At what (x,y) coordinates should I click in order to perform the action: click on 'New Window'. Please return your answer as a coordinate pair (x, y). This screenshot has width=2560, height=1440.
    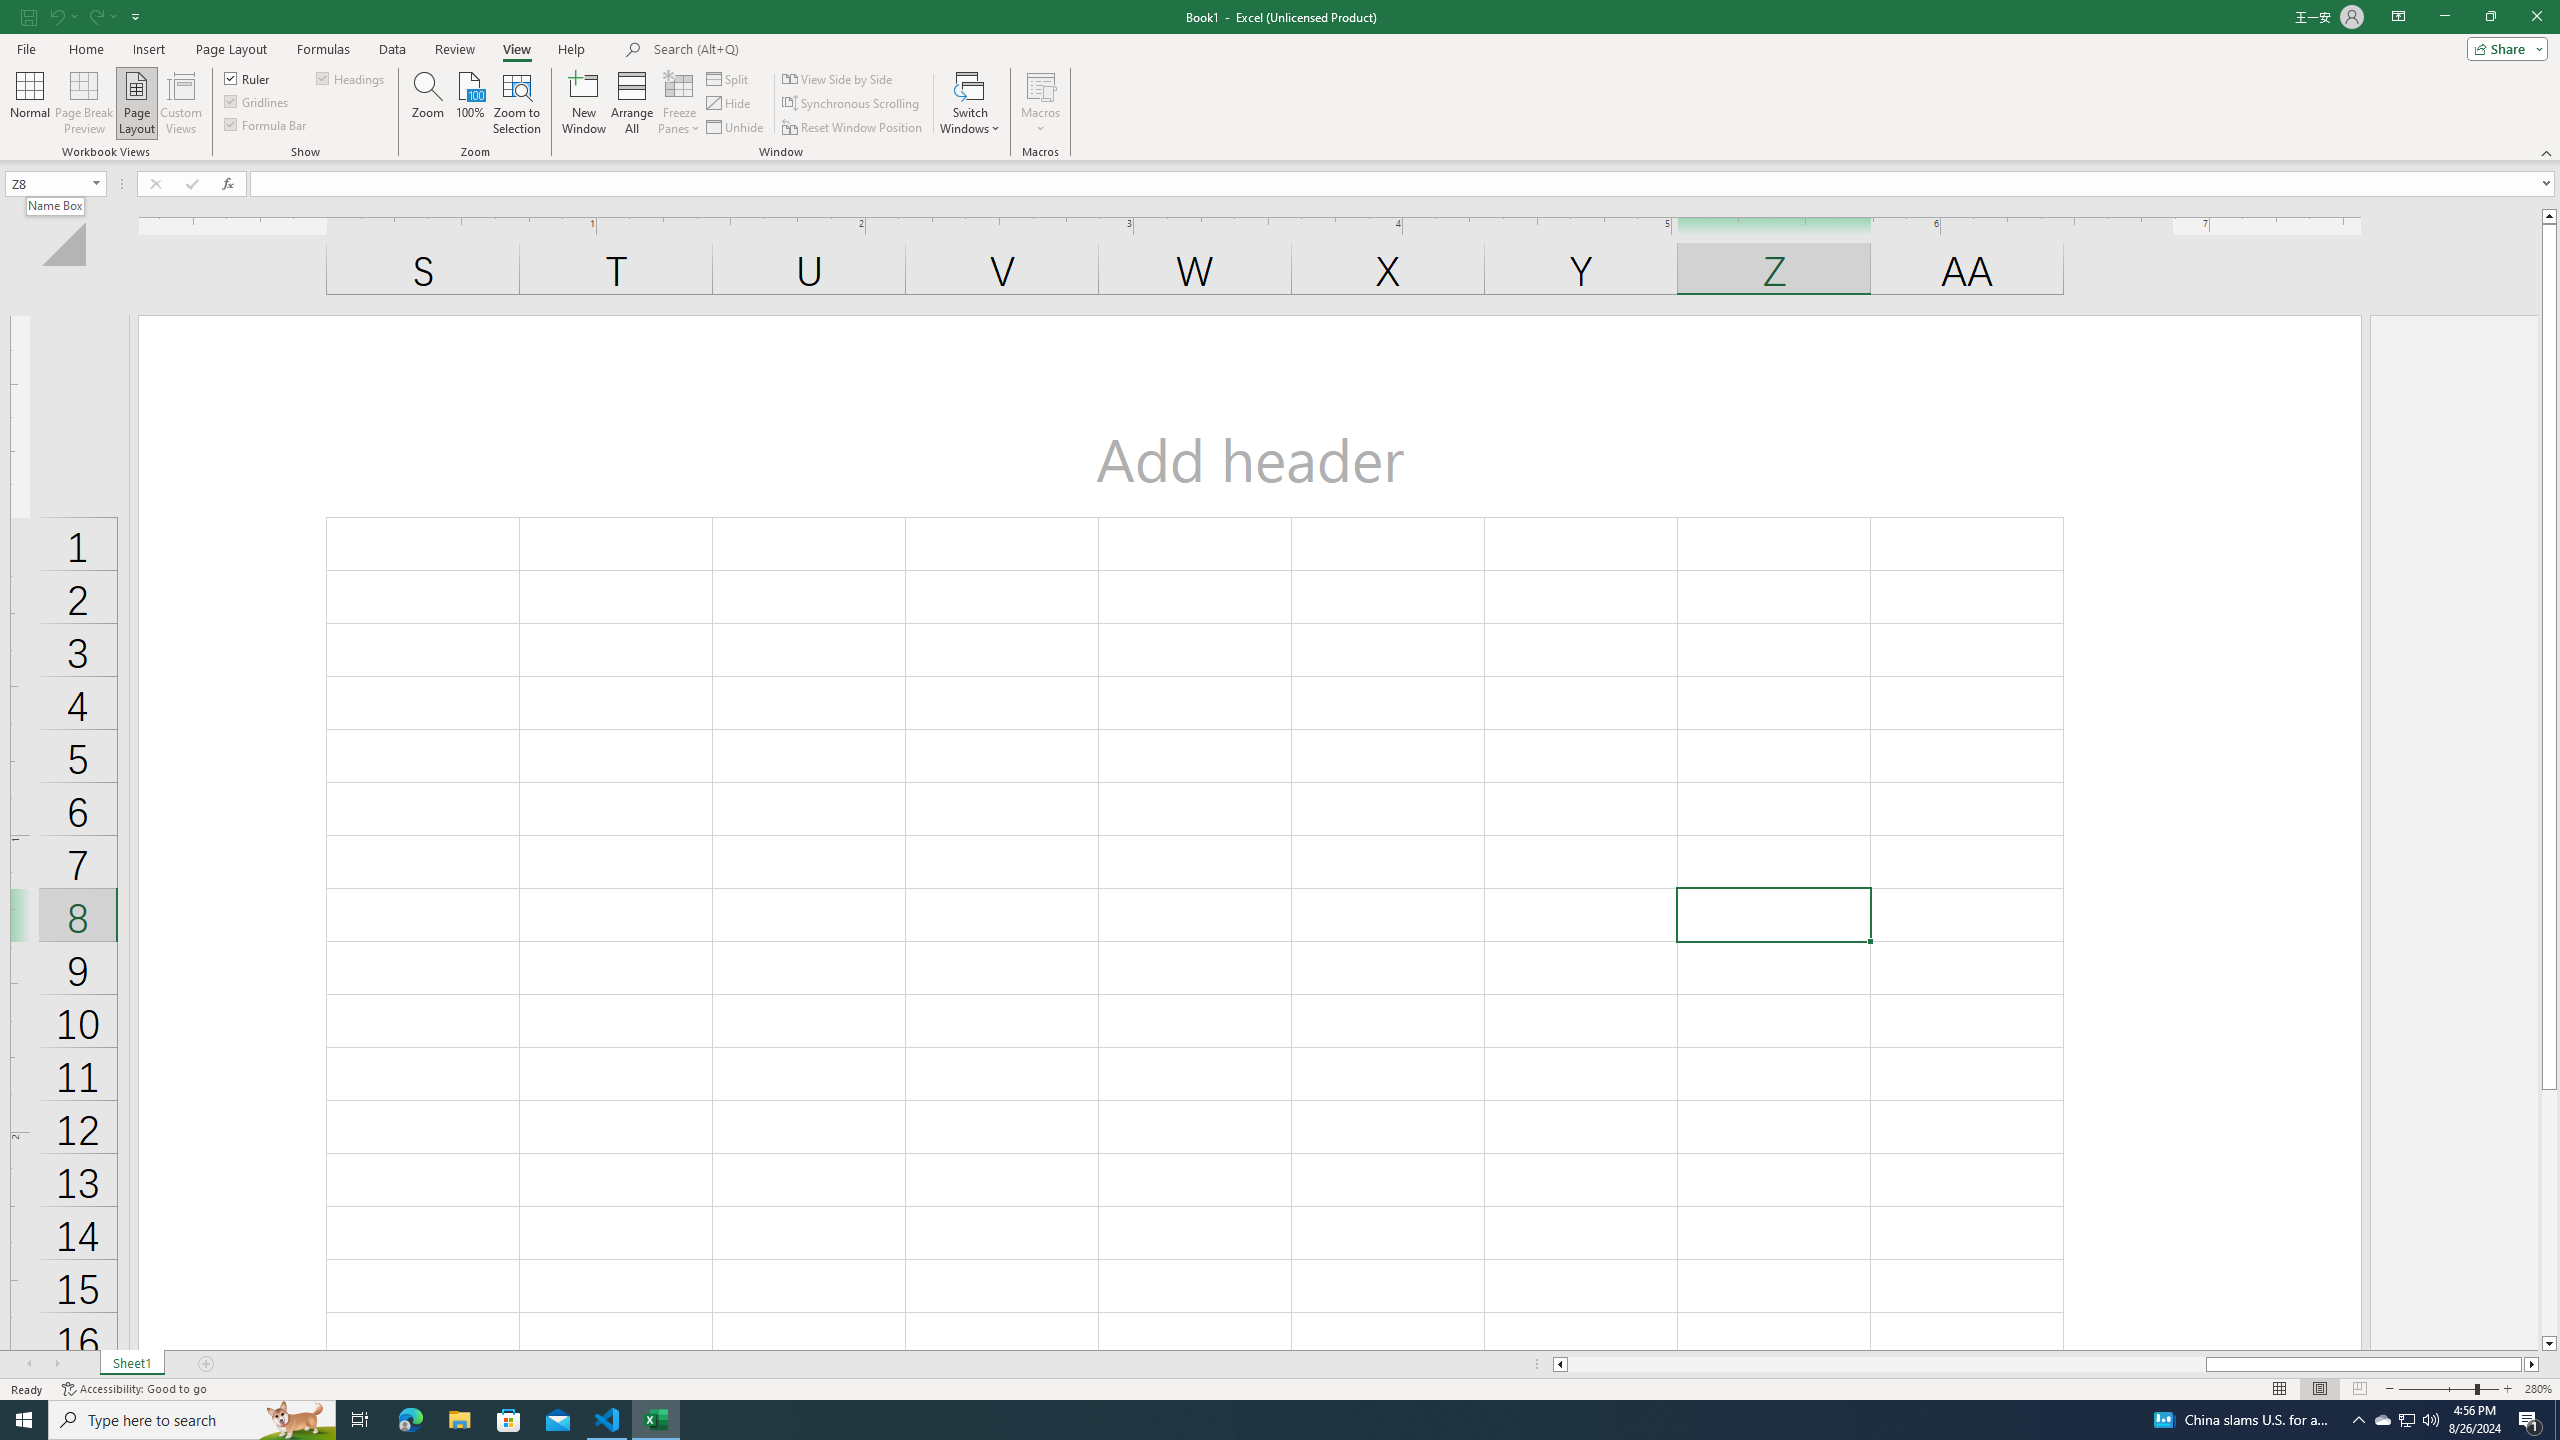
    Looking at the image, I should click on (583, 103).